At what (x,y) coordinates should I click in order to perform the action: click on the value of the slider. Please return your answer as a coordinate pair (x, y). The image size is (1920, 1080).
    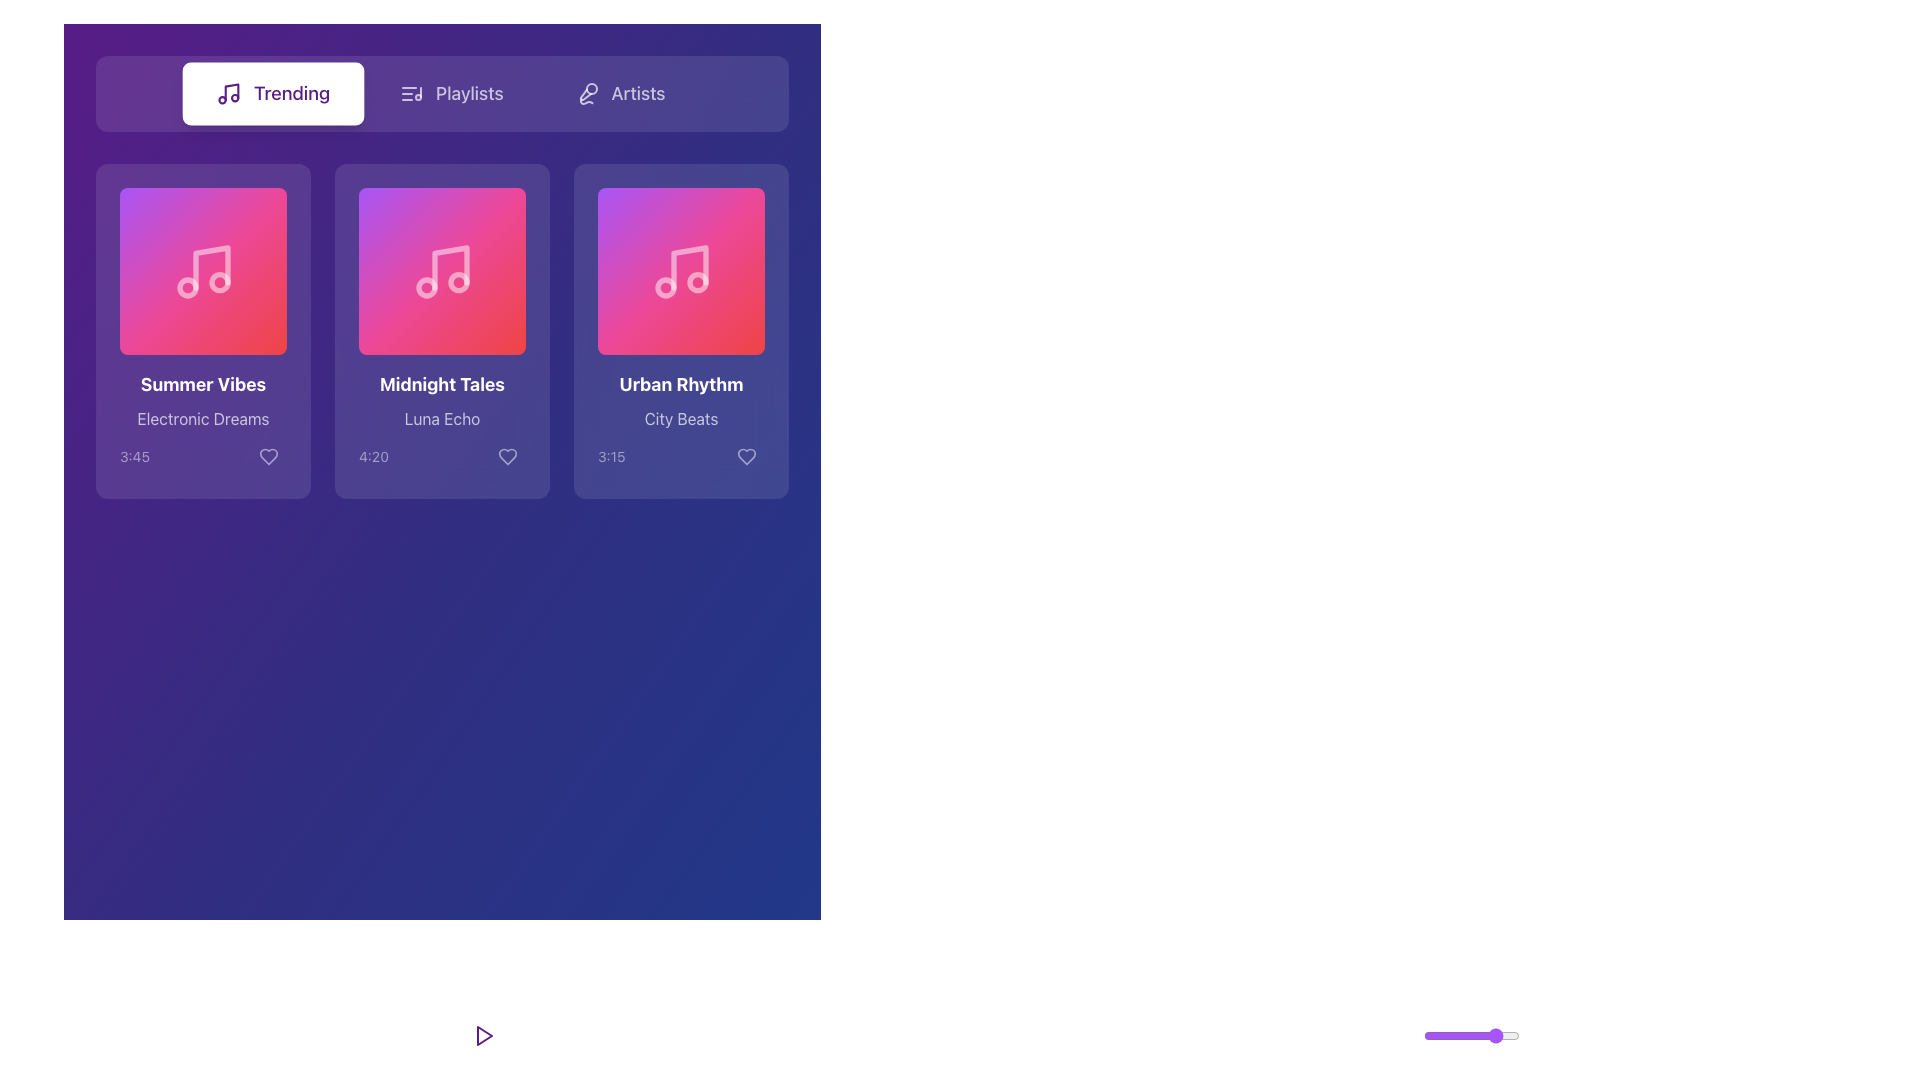
    Looking at the image, I should click on (1481, 1035).